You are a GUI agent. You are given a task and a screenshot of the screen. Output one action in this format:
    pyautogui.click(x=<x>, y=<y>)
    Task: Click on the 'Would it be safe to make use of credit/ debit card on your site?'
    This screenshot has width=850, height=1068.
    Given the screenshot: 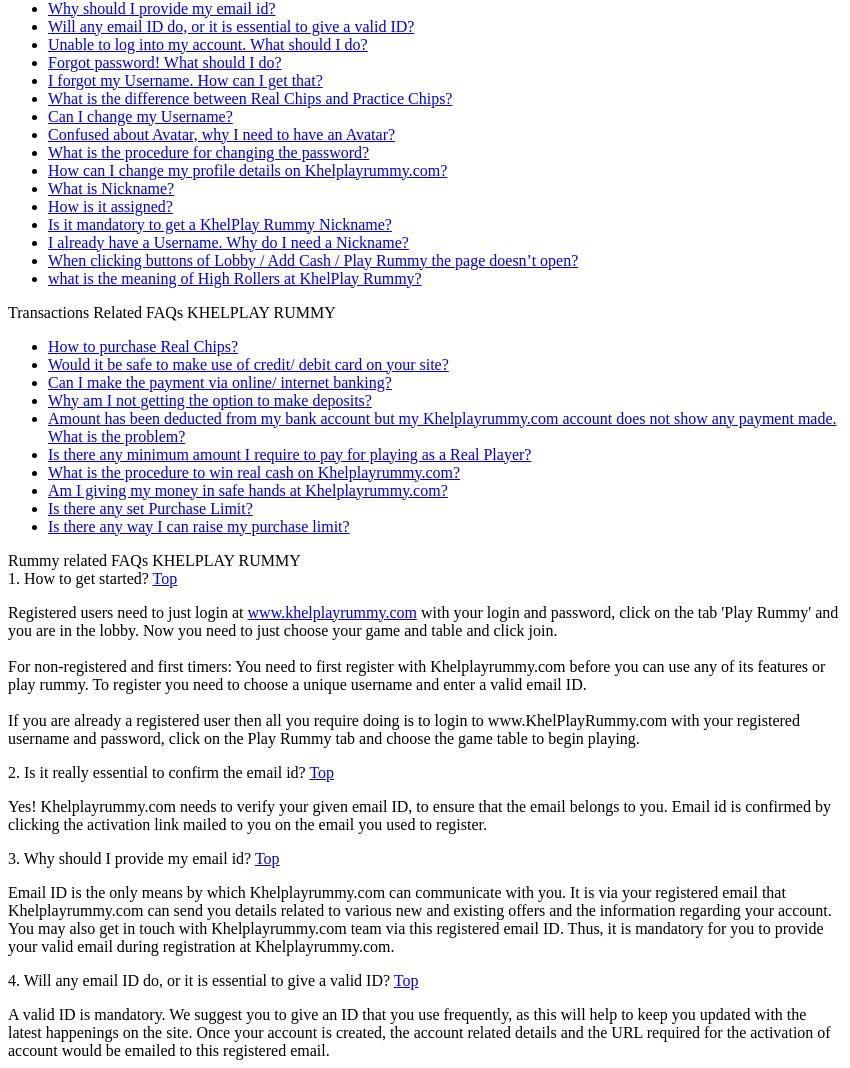 What is the action you would take?
    pyautogui.click(x=248, y=362)
    